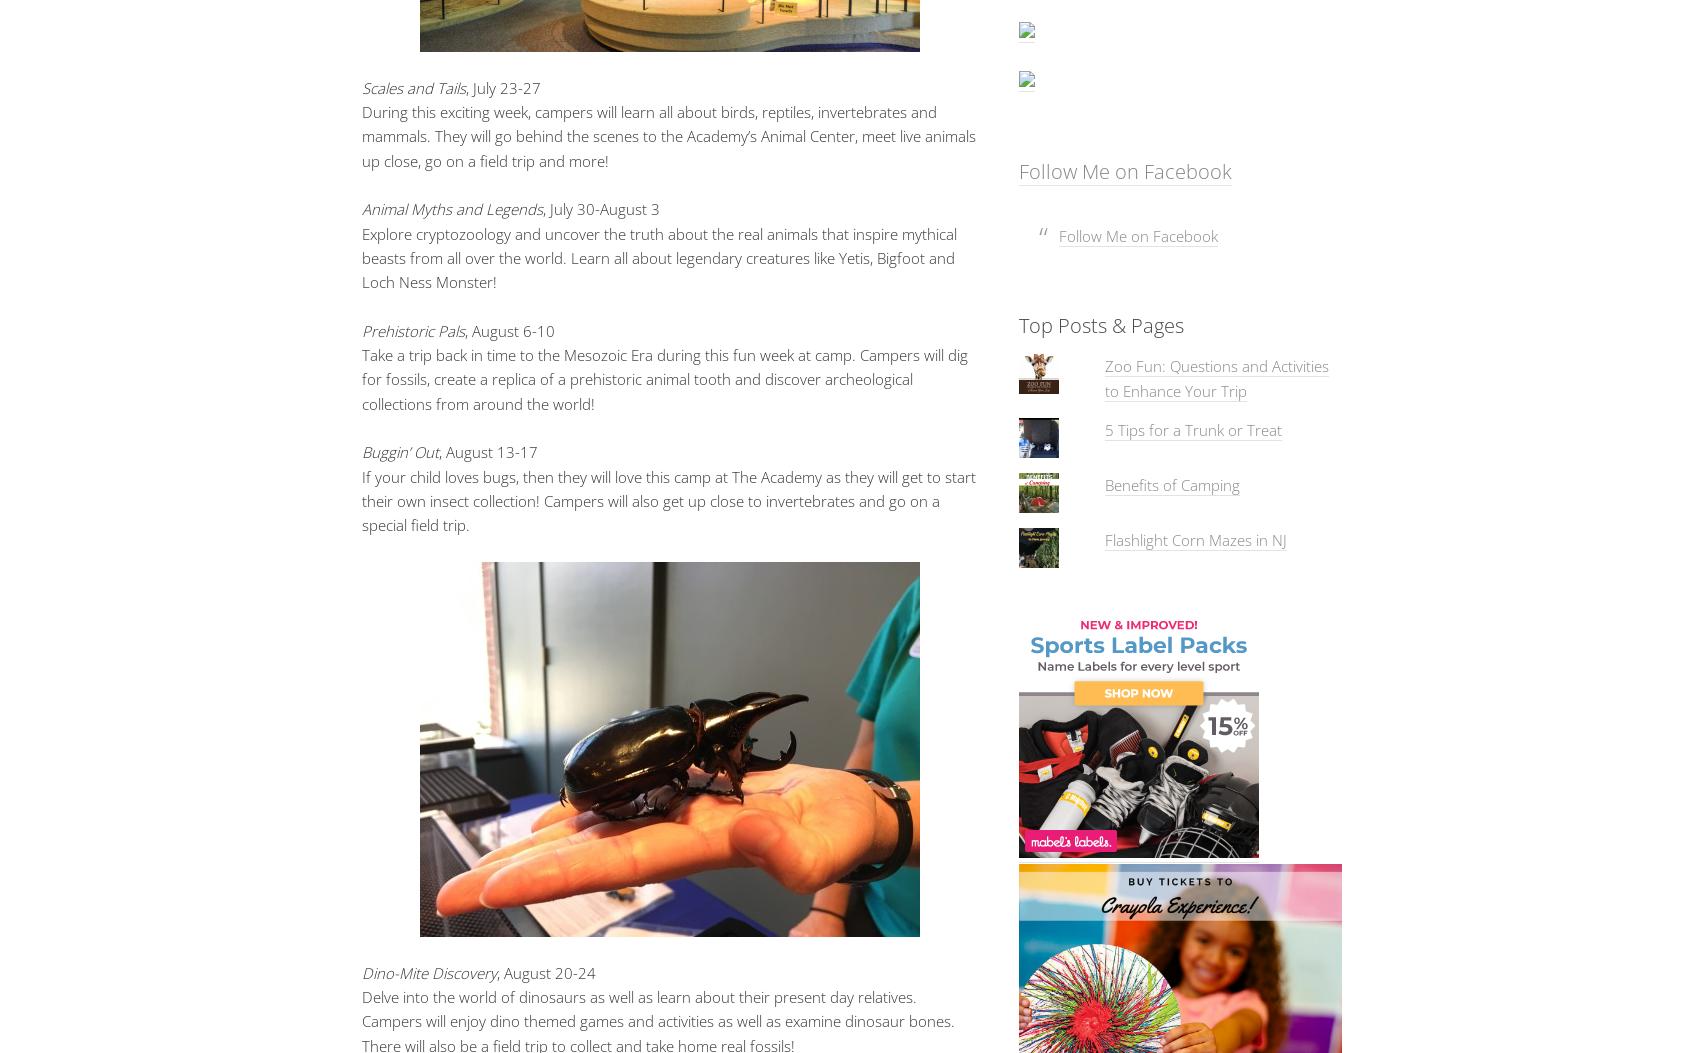 The width and height of the screenshot is (1704, 1053). What do you see at coordinates (360, 209) in the screenshot?
I see `'Animal Myths and Legends'` at bounding box center [360, 209].